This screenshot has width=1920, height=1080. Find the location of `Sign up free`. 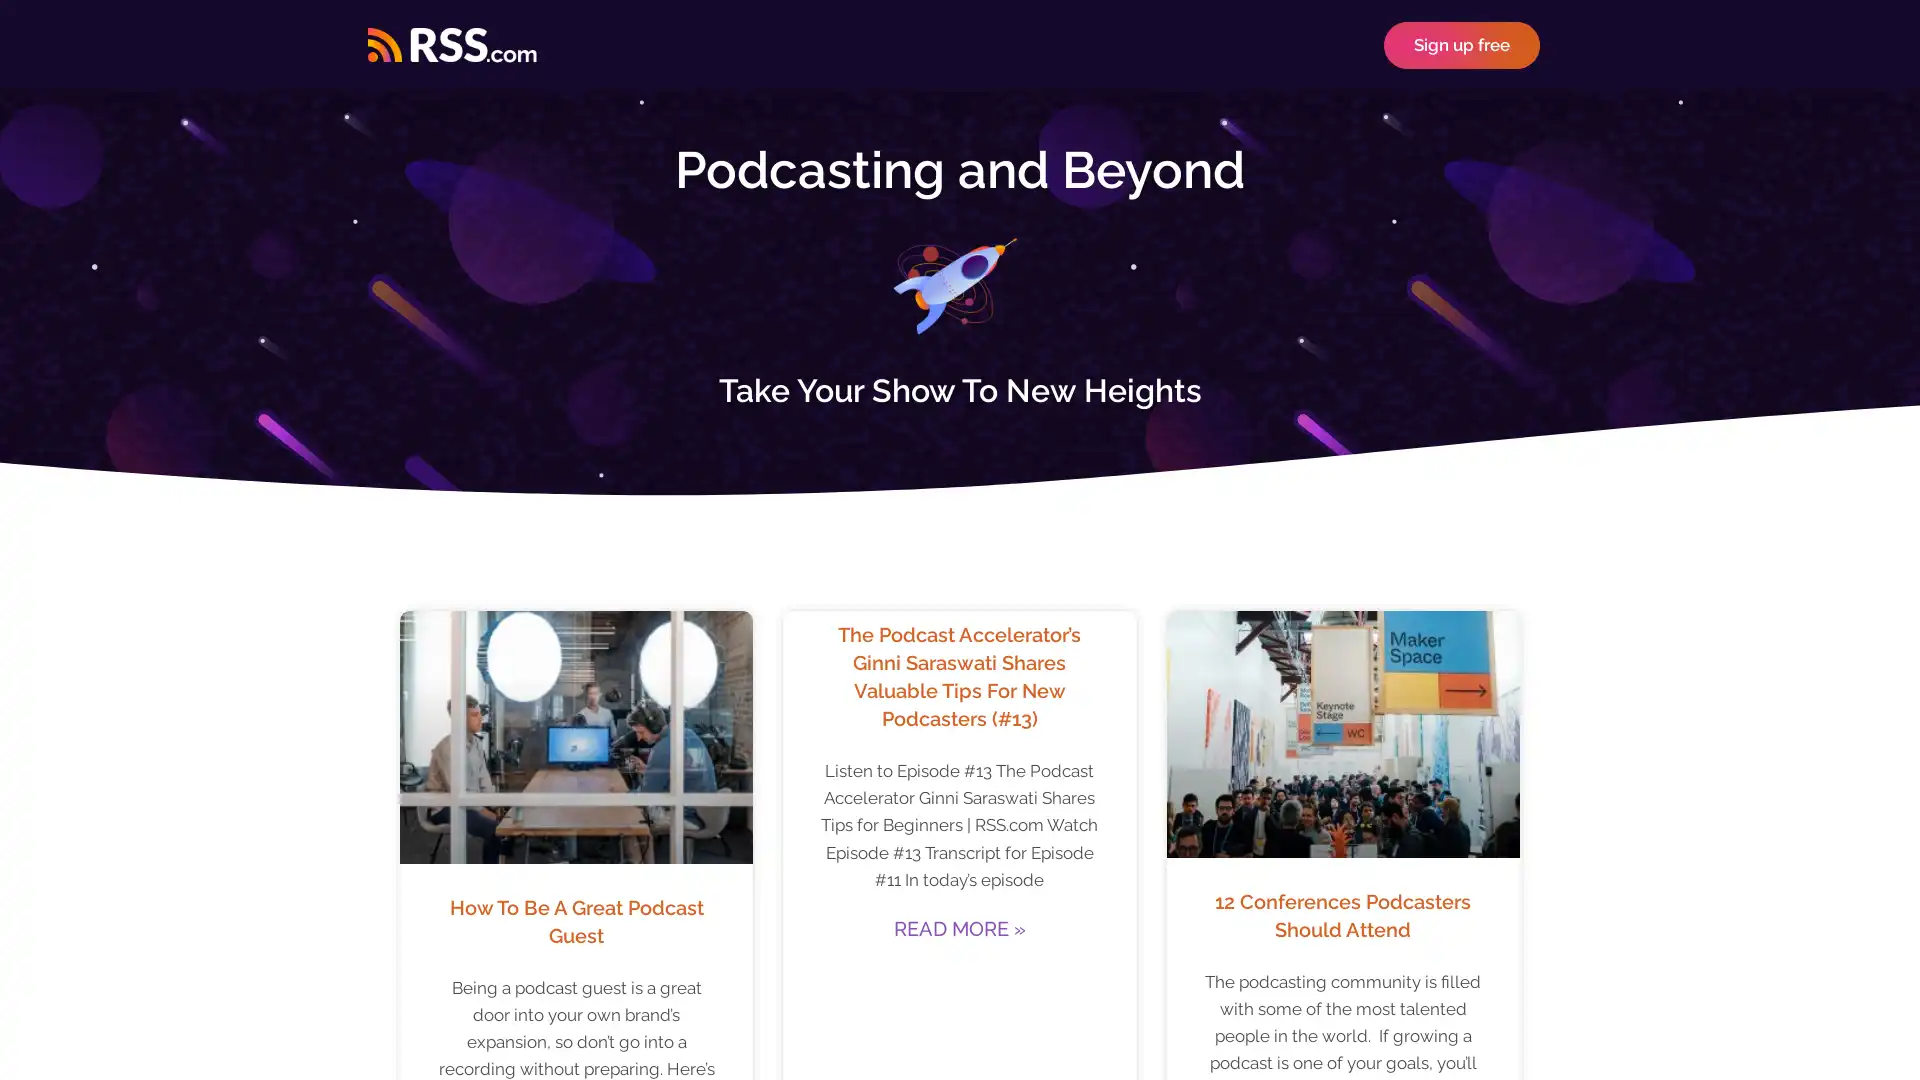

Sign up free is located at coordinates (1462, 44).